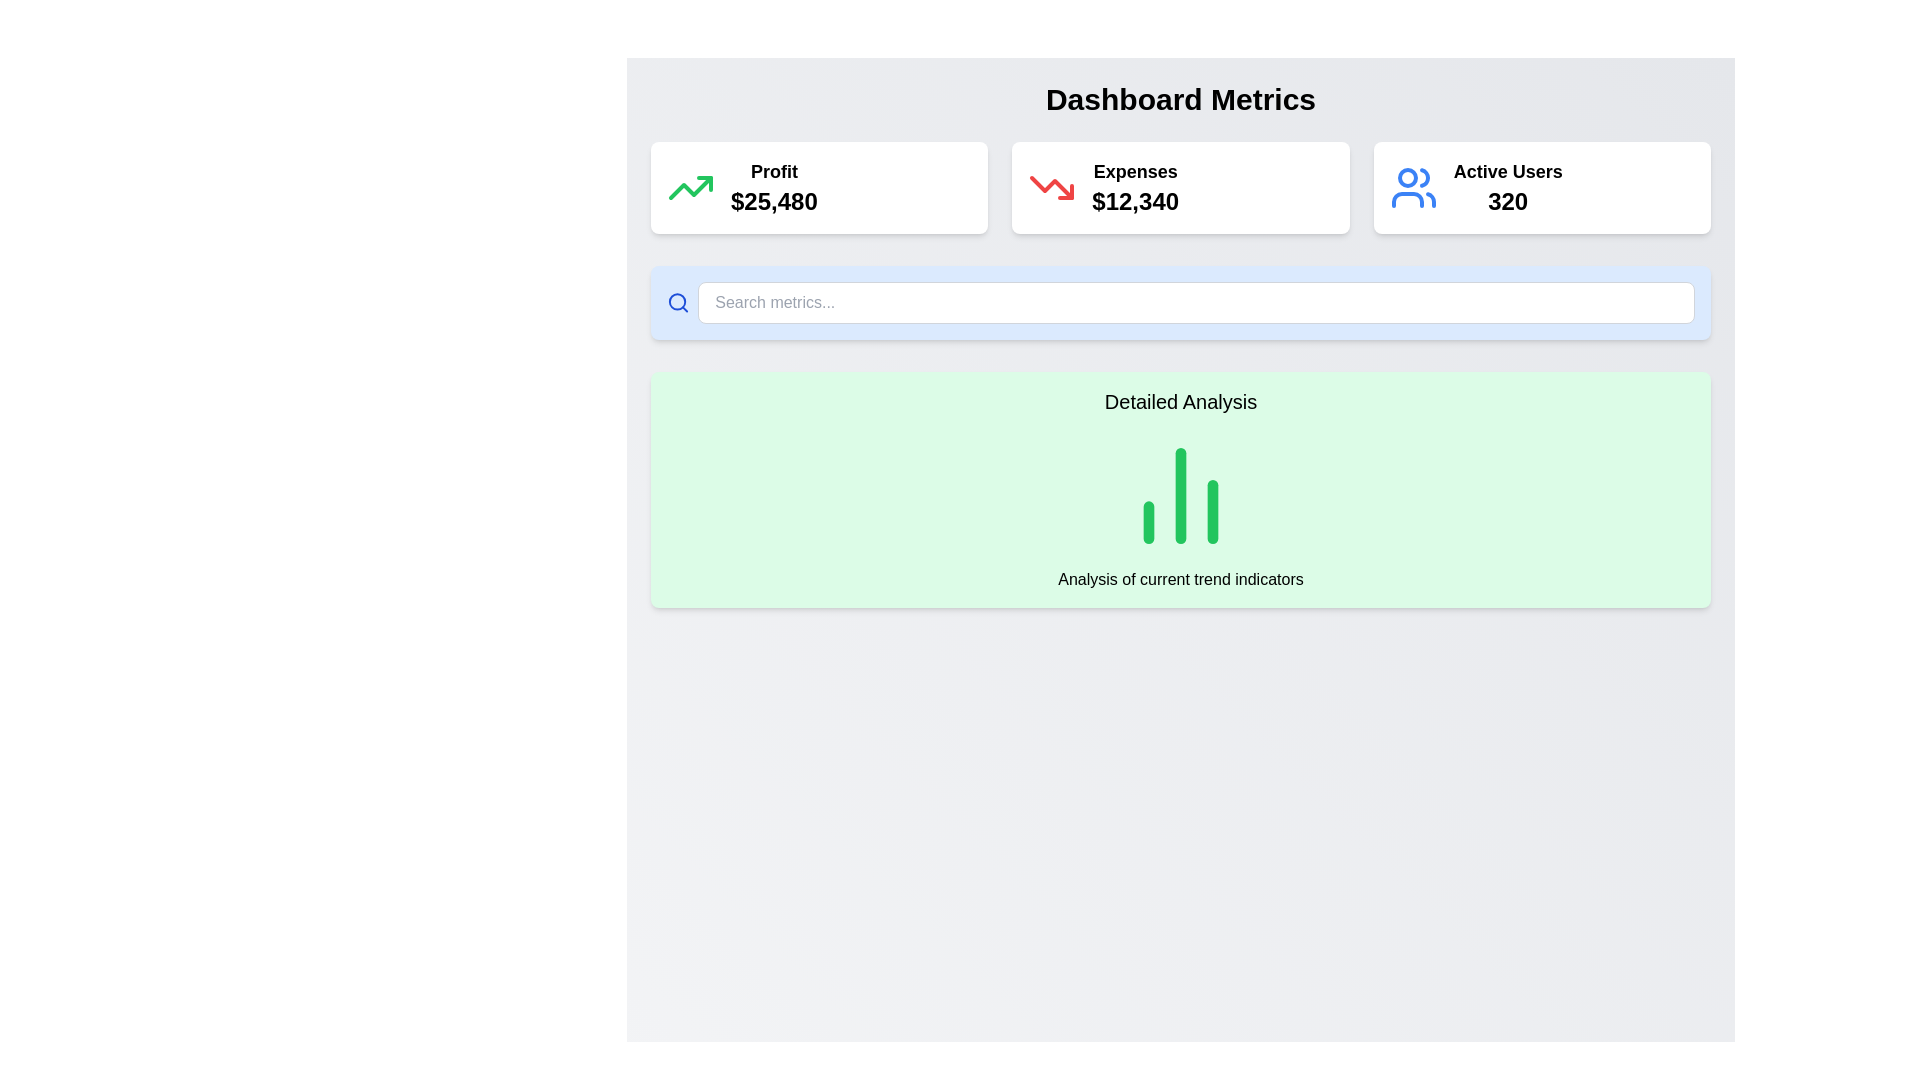 The width and height of the screenshot is (1920, 1080). What do you see at coordinates (1406, 200) in the screenshot?
I see `the bottom curved component of the 'Active Users' icon in the top-right of the dashboard interface` at bounding box center [1406, 200].